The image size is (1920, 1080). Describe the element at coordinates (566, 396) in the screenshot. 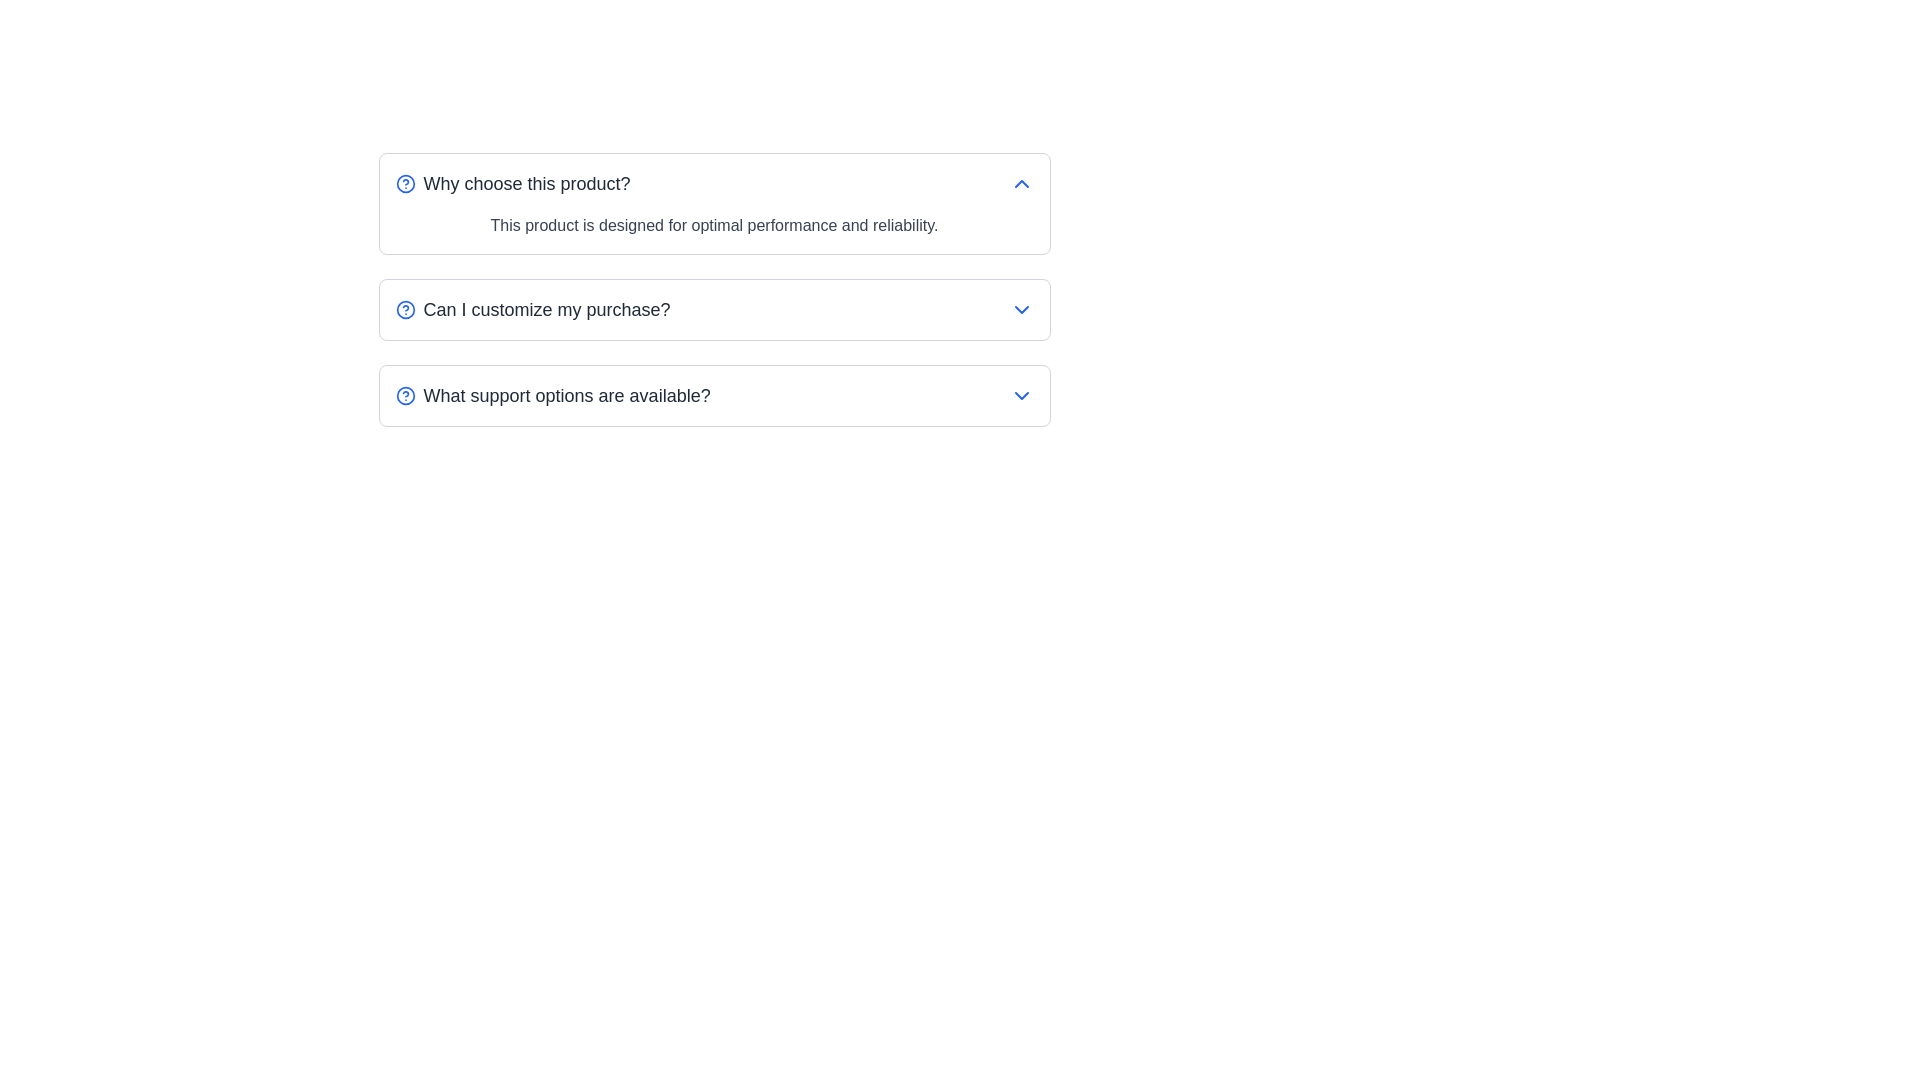

I see `the third headline Text Label in the FAQ list` at that location.